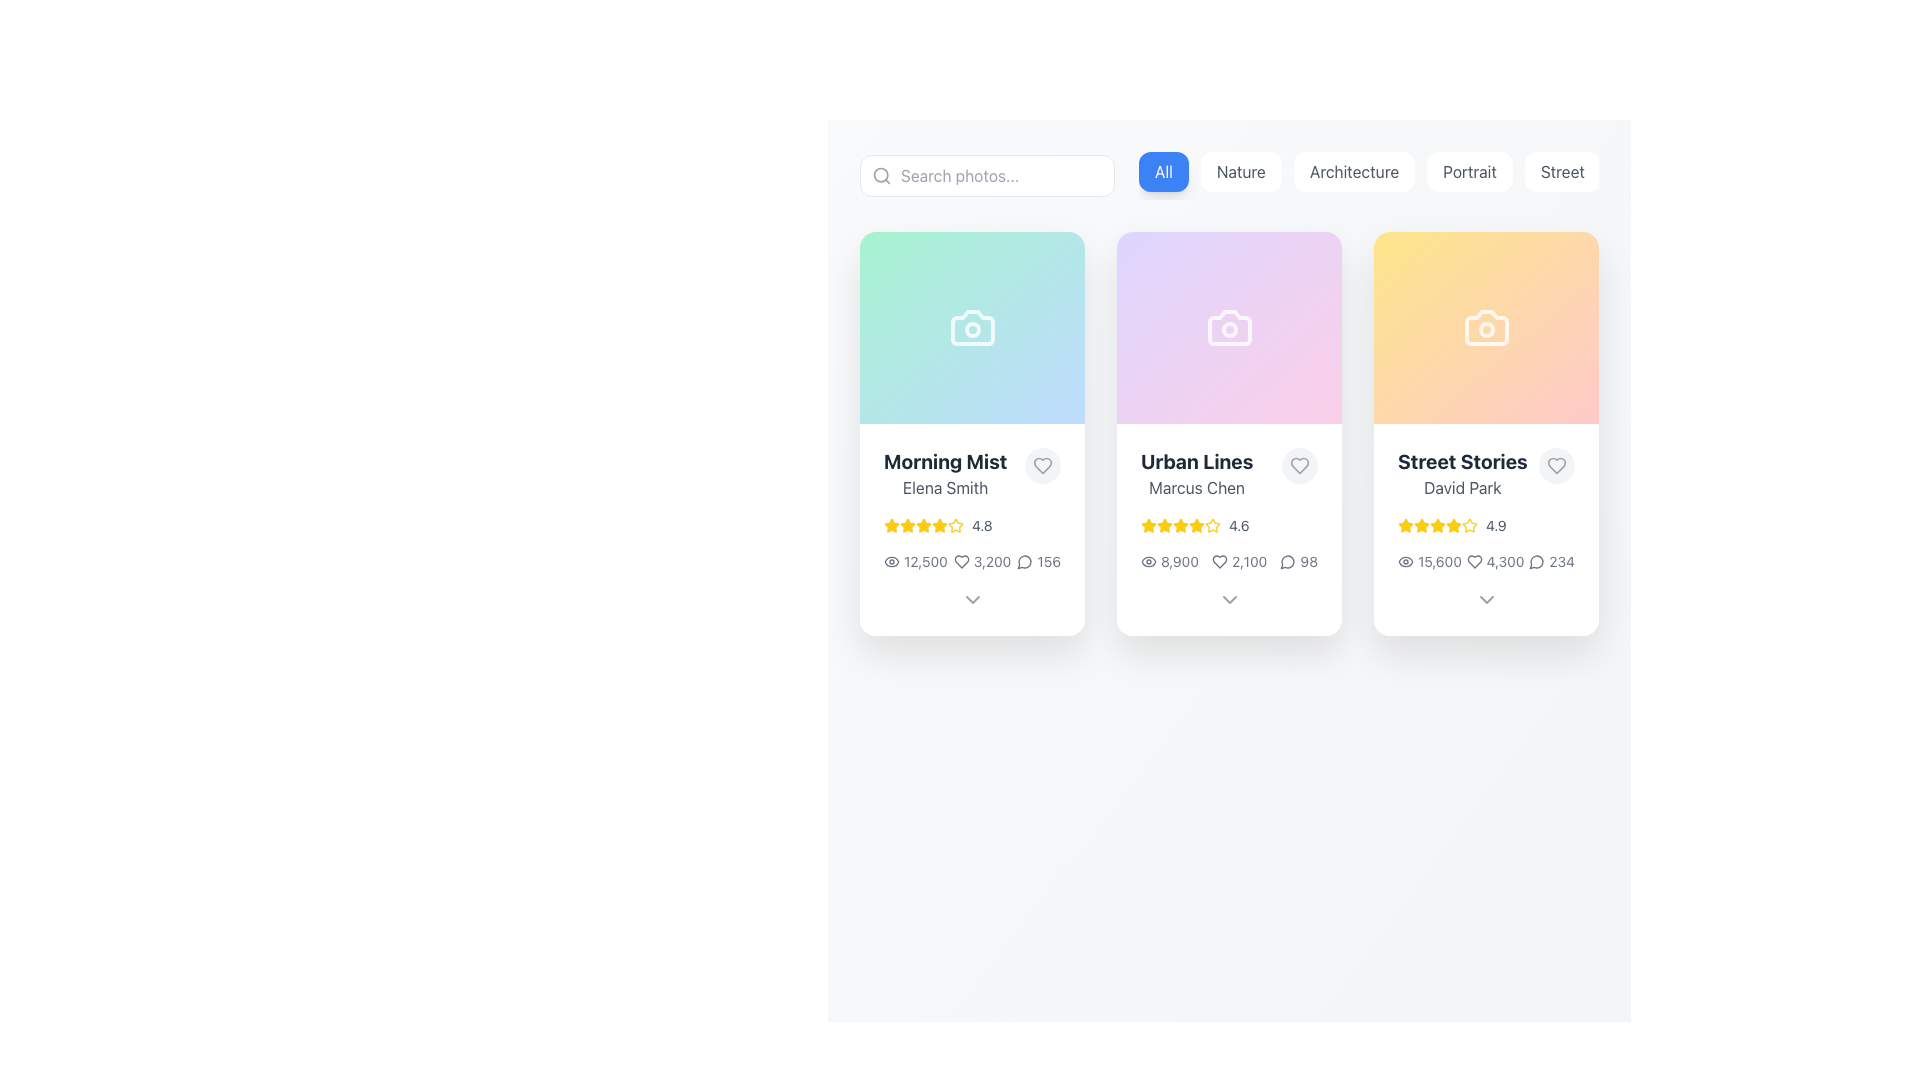  What do you see at coordinates (1469, 524) in the screenshot?
I see `the last star icon in the rating section of the 'Street Stories' card, which is characterized by its yellow outline and hollow center` at bounding box center [1469, 524].